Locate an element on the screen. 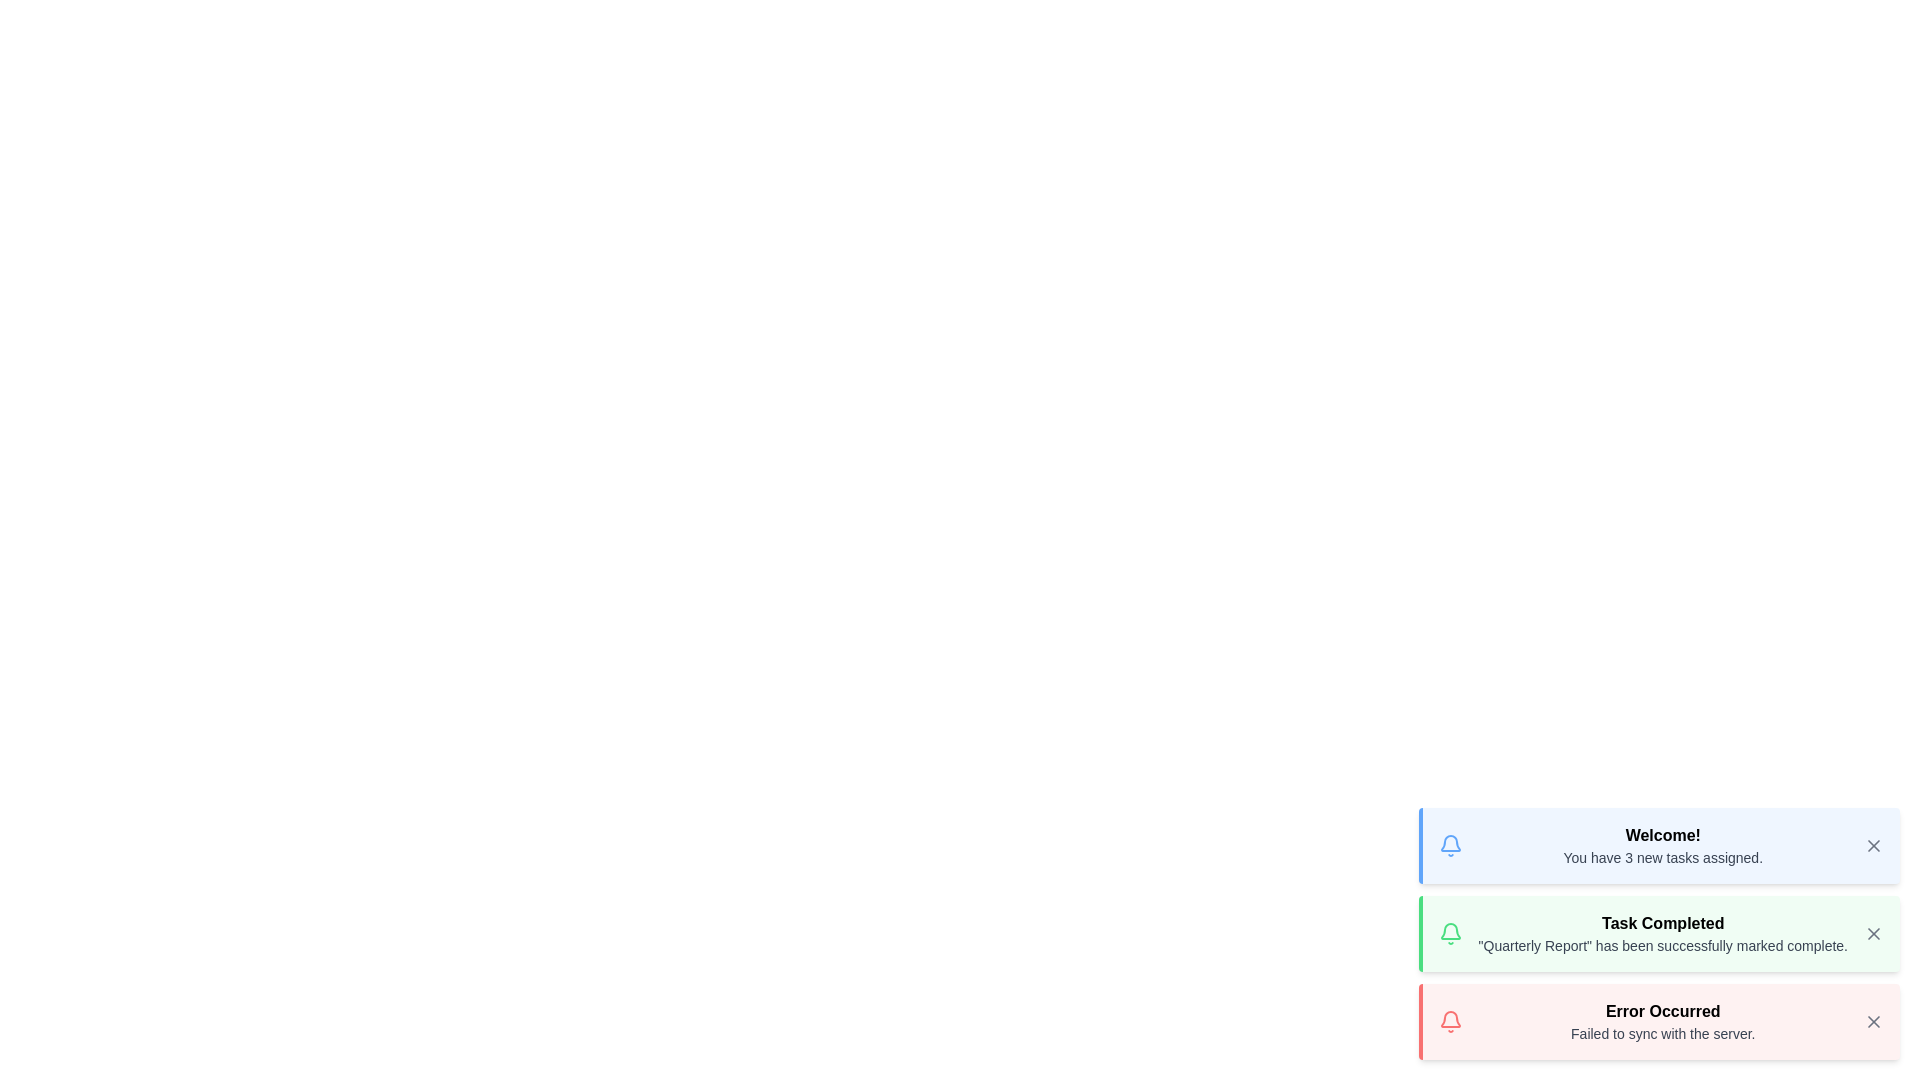  the small icon button resembling a cross ('X') located in the upper-right corner of the notification card with the text 'Task Completed' is located at coordinates (1872, 933).